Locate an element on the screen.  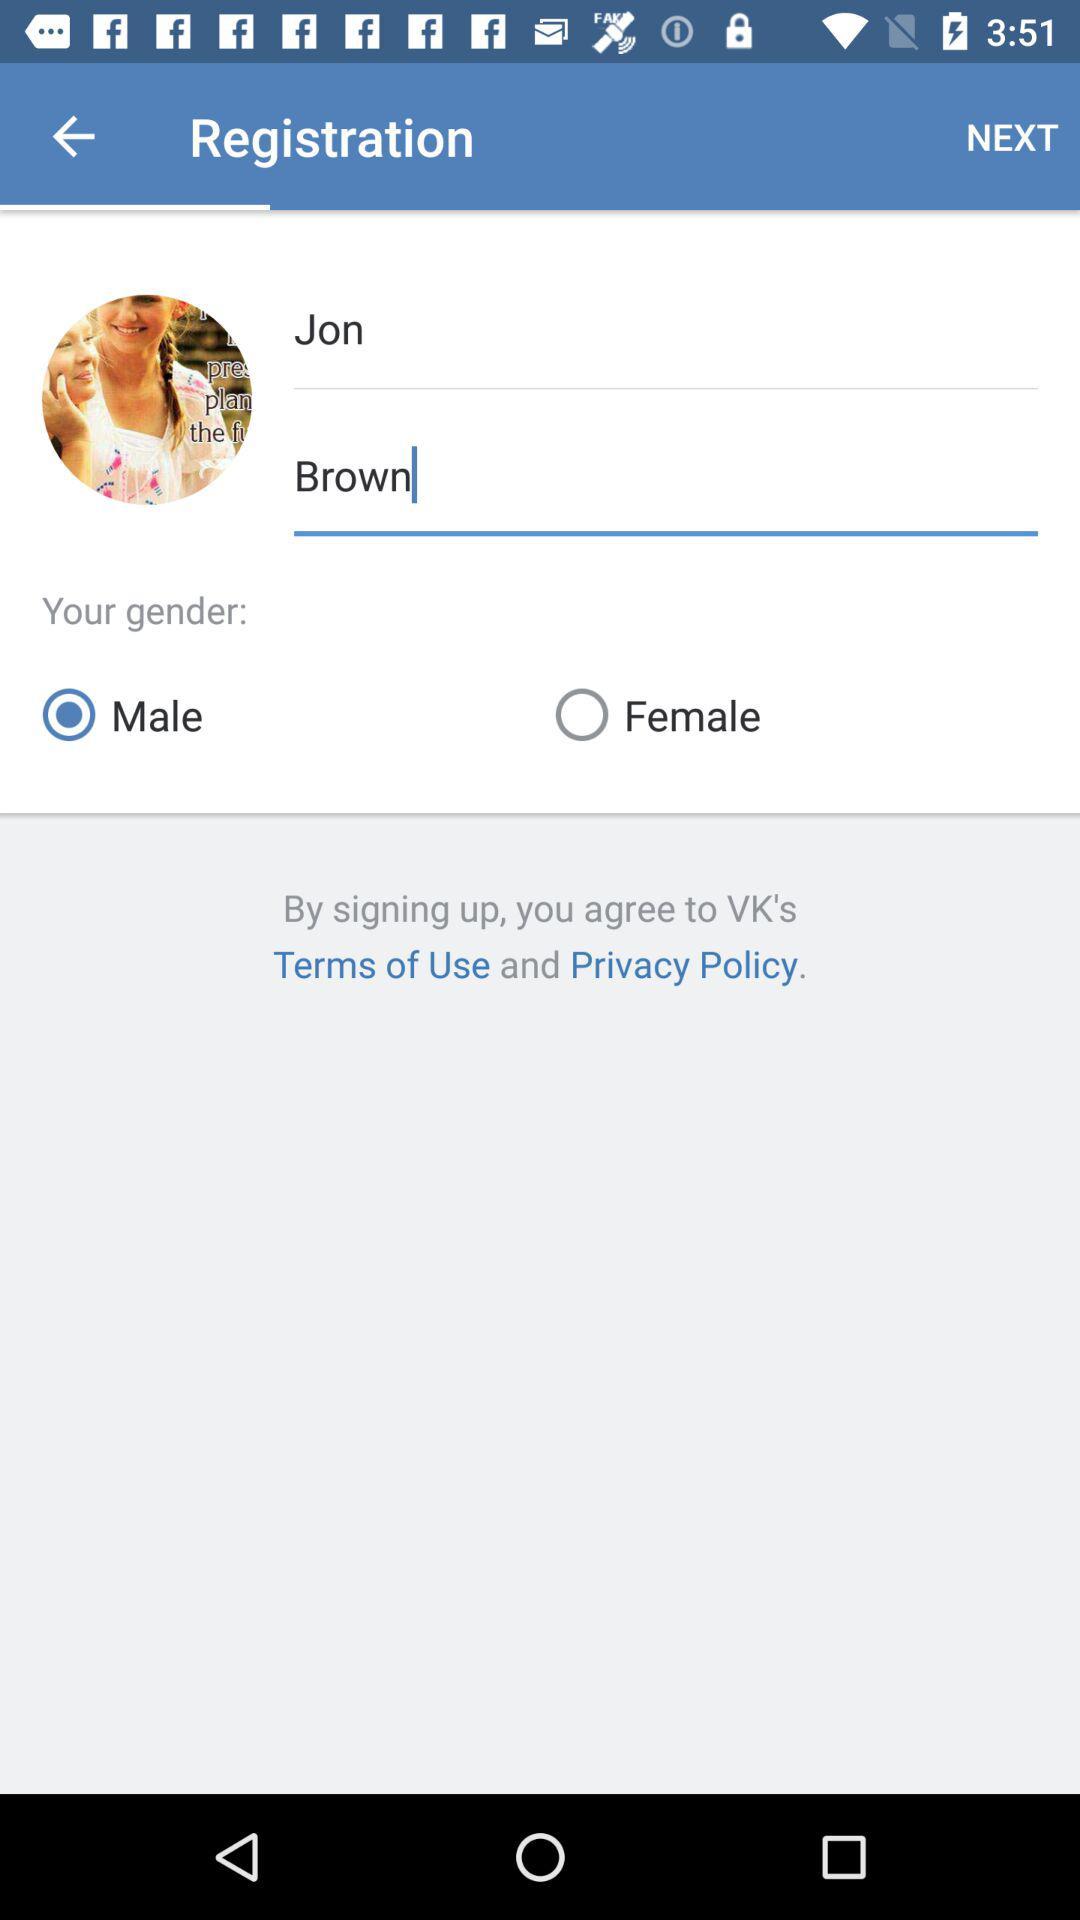
icon below the jon icon is located at coordinates (666, 472).